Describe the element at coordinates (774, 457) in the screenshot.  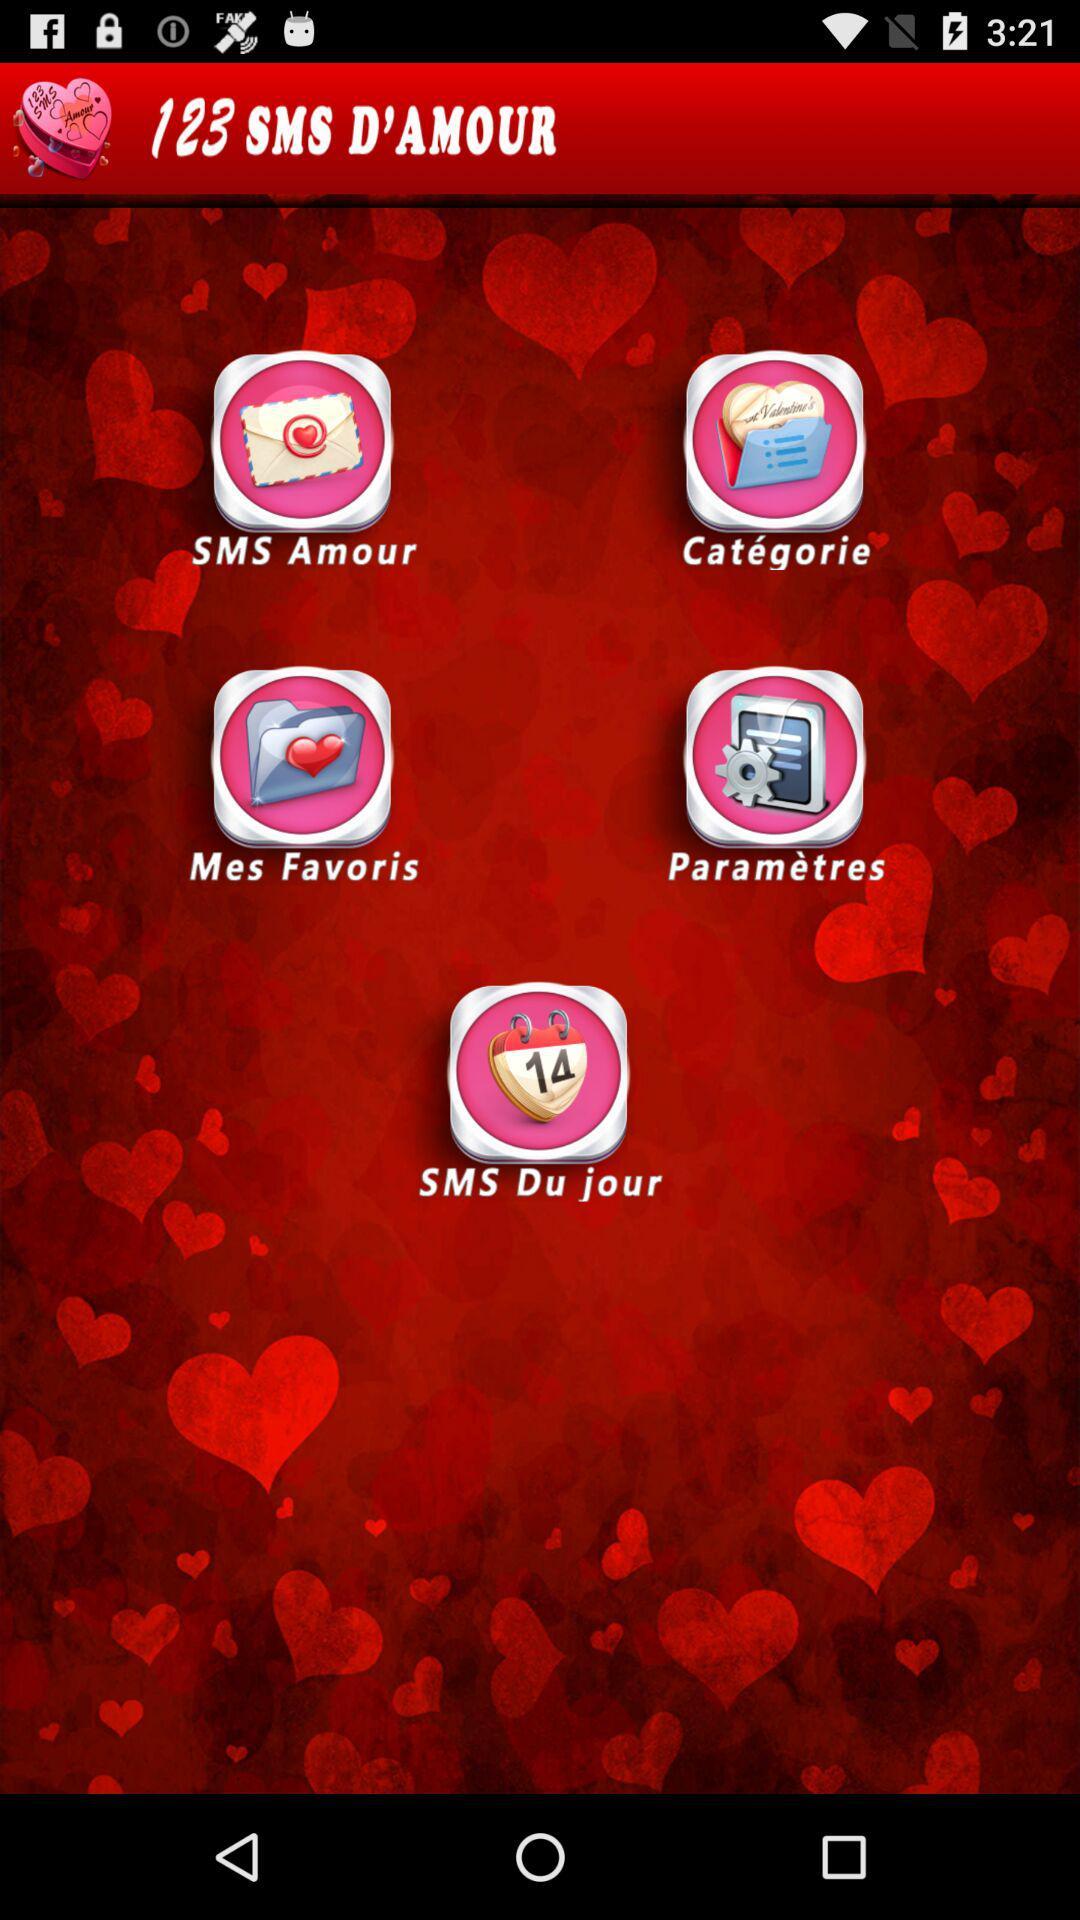
I see `category` at that location.